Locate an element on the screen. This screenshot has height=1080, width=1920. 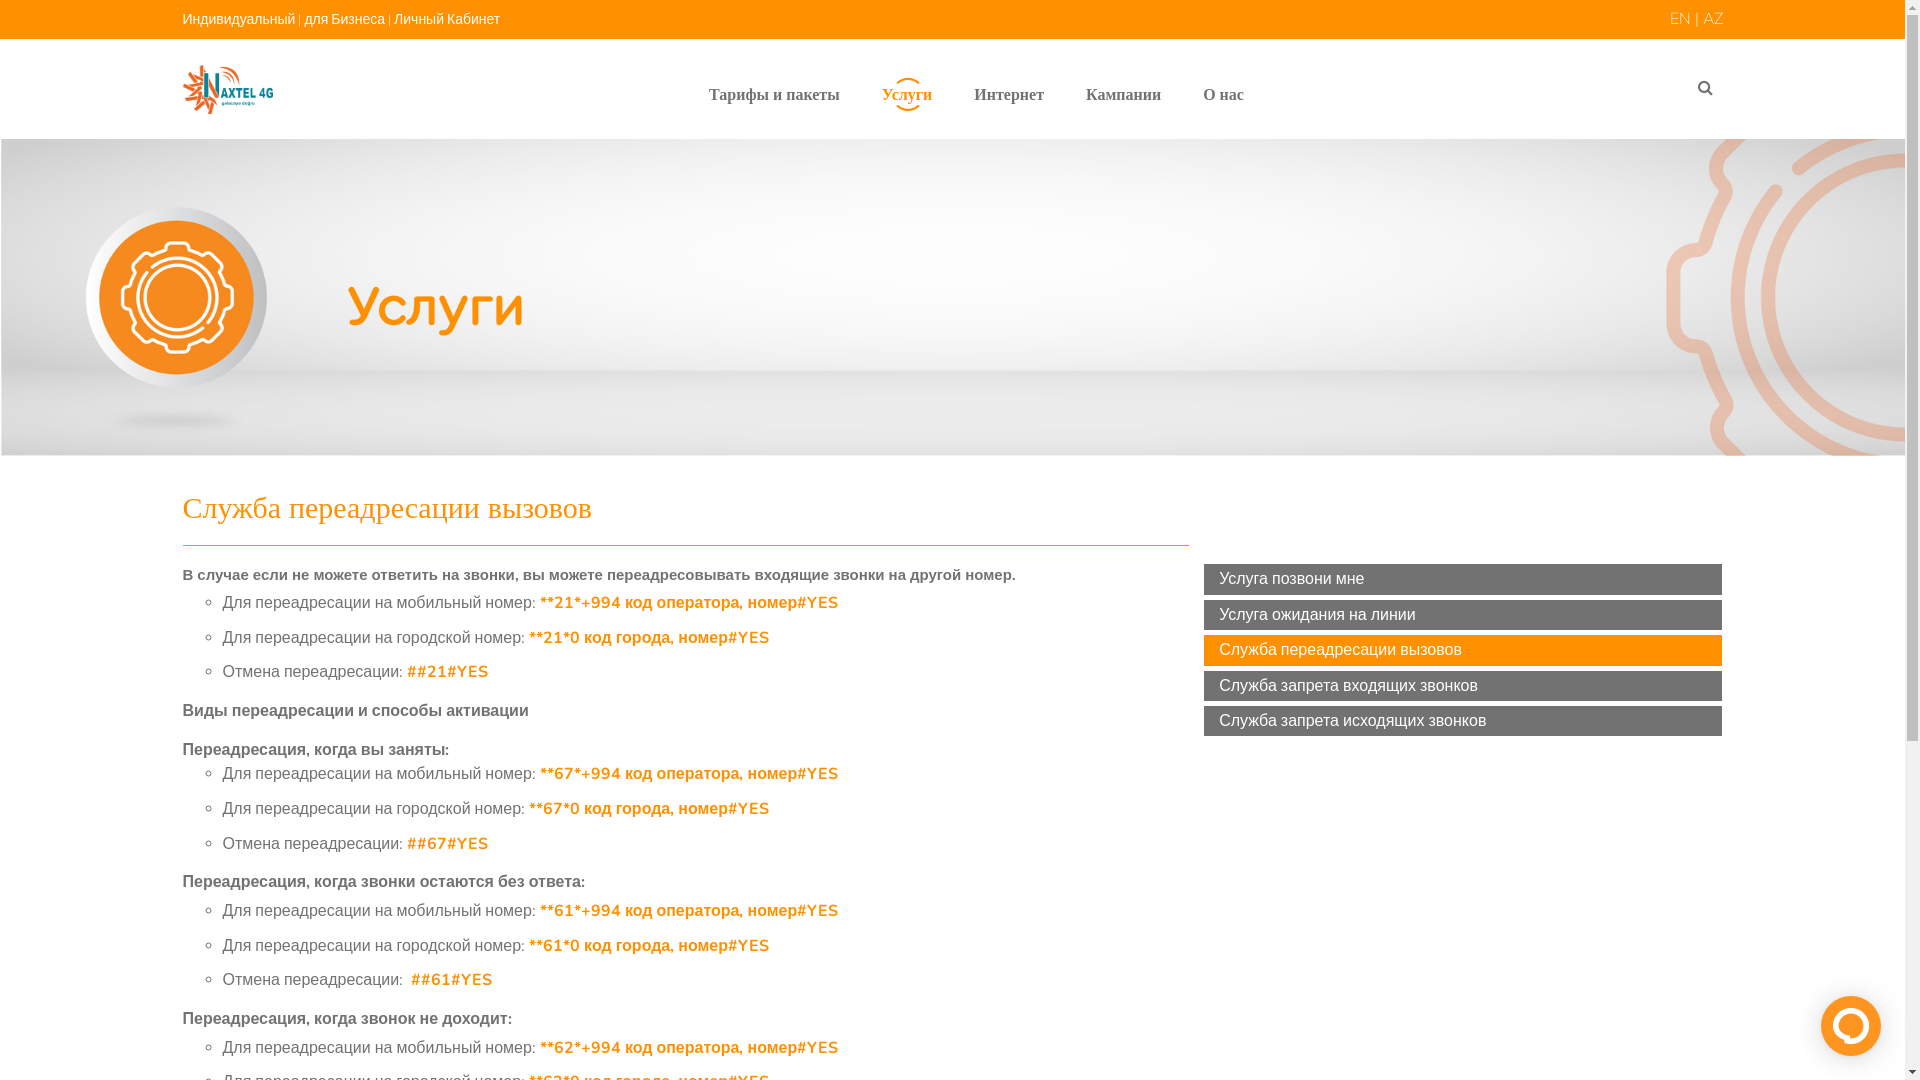
'EN' is located at coordinates (1680, 19).